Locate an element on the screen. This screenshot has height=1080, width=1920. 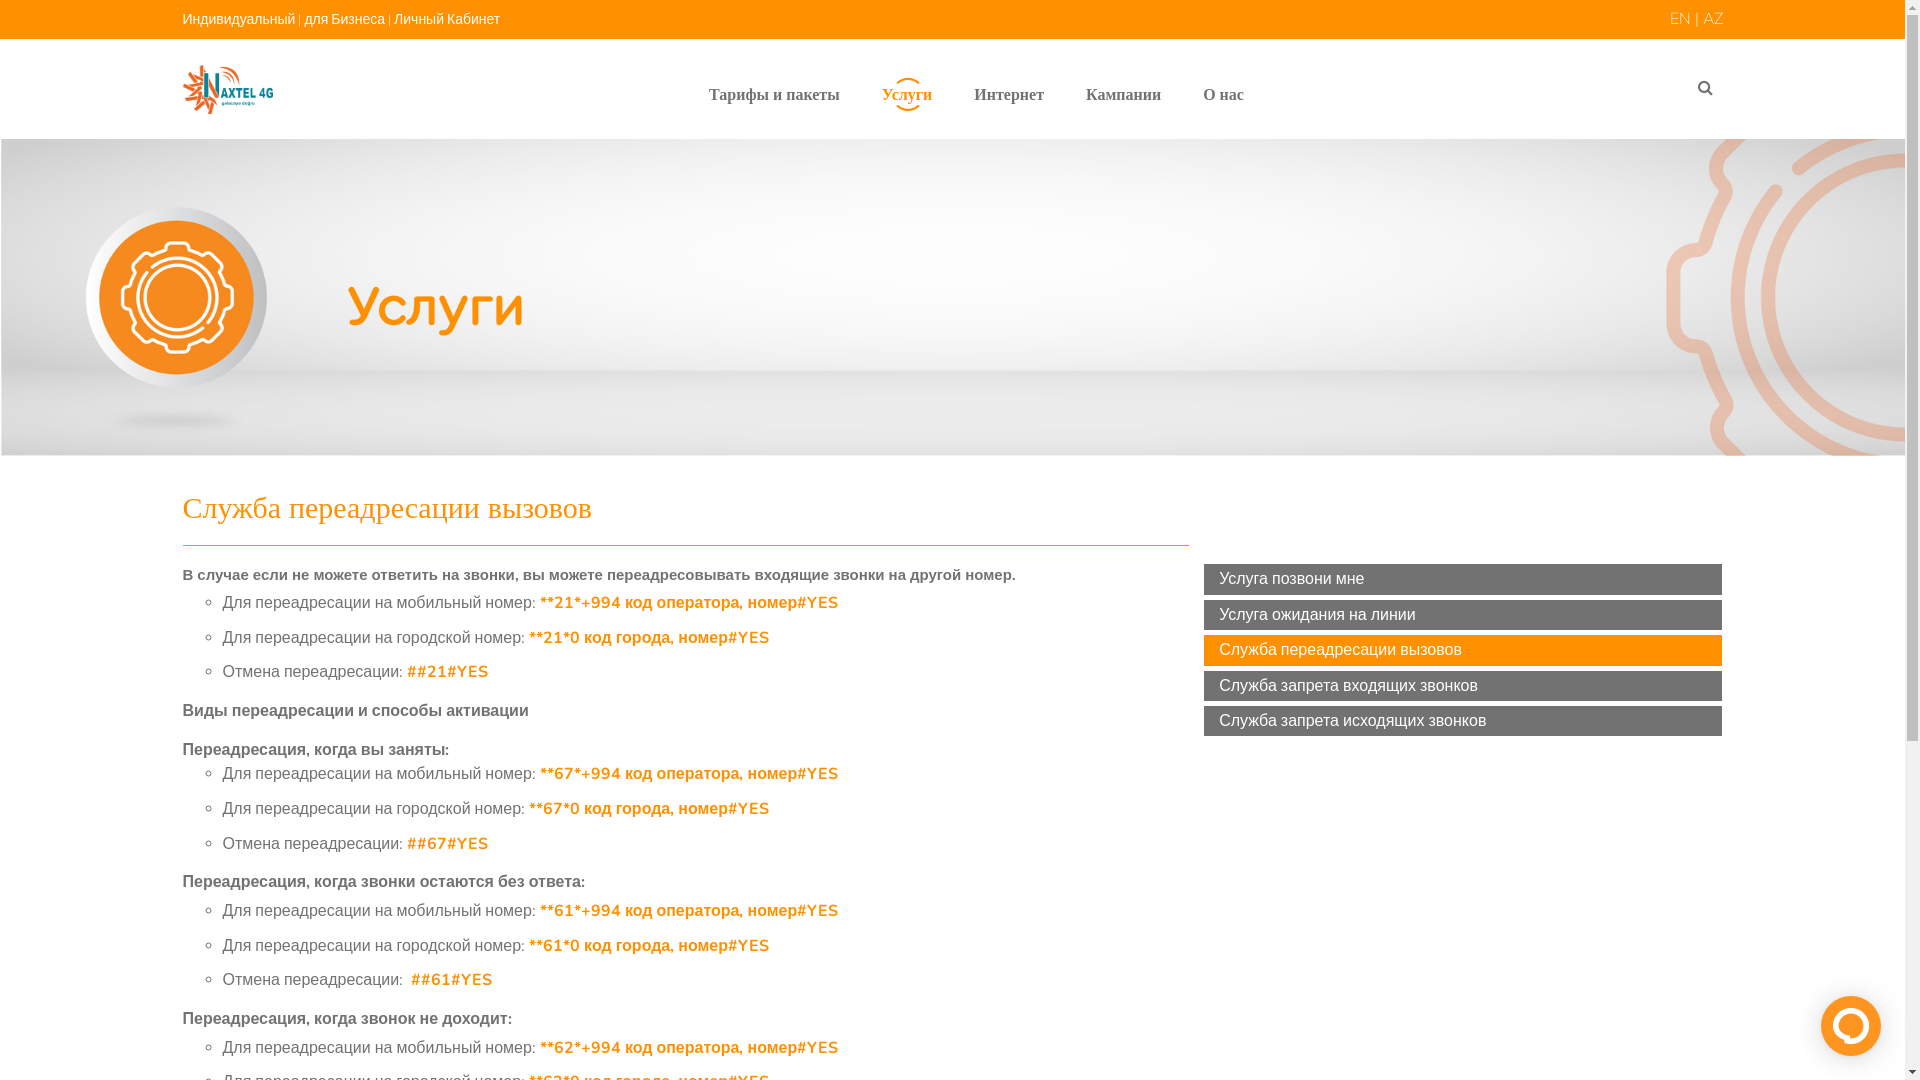
'EN' is located at coordinates (1680, 19).